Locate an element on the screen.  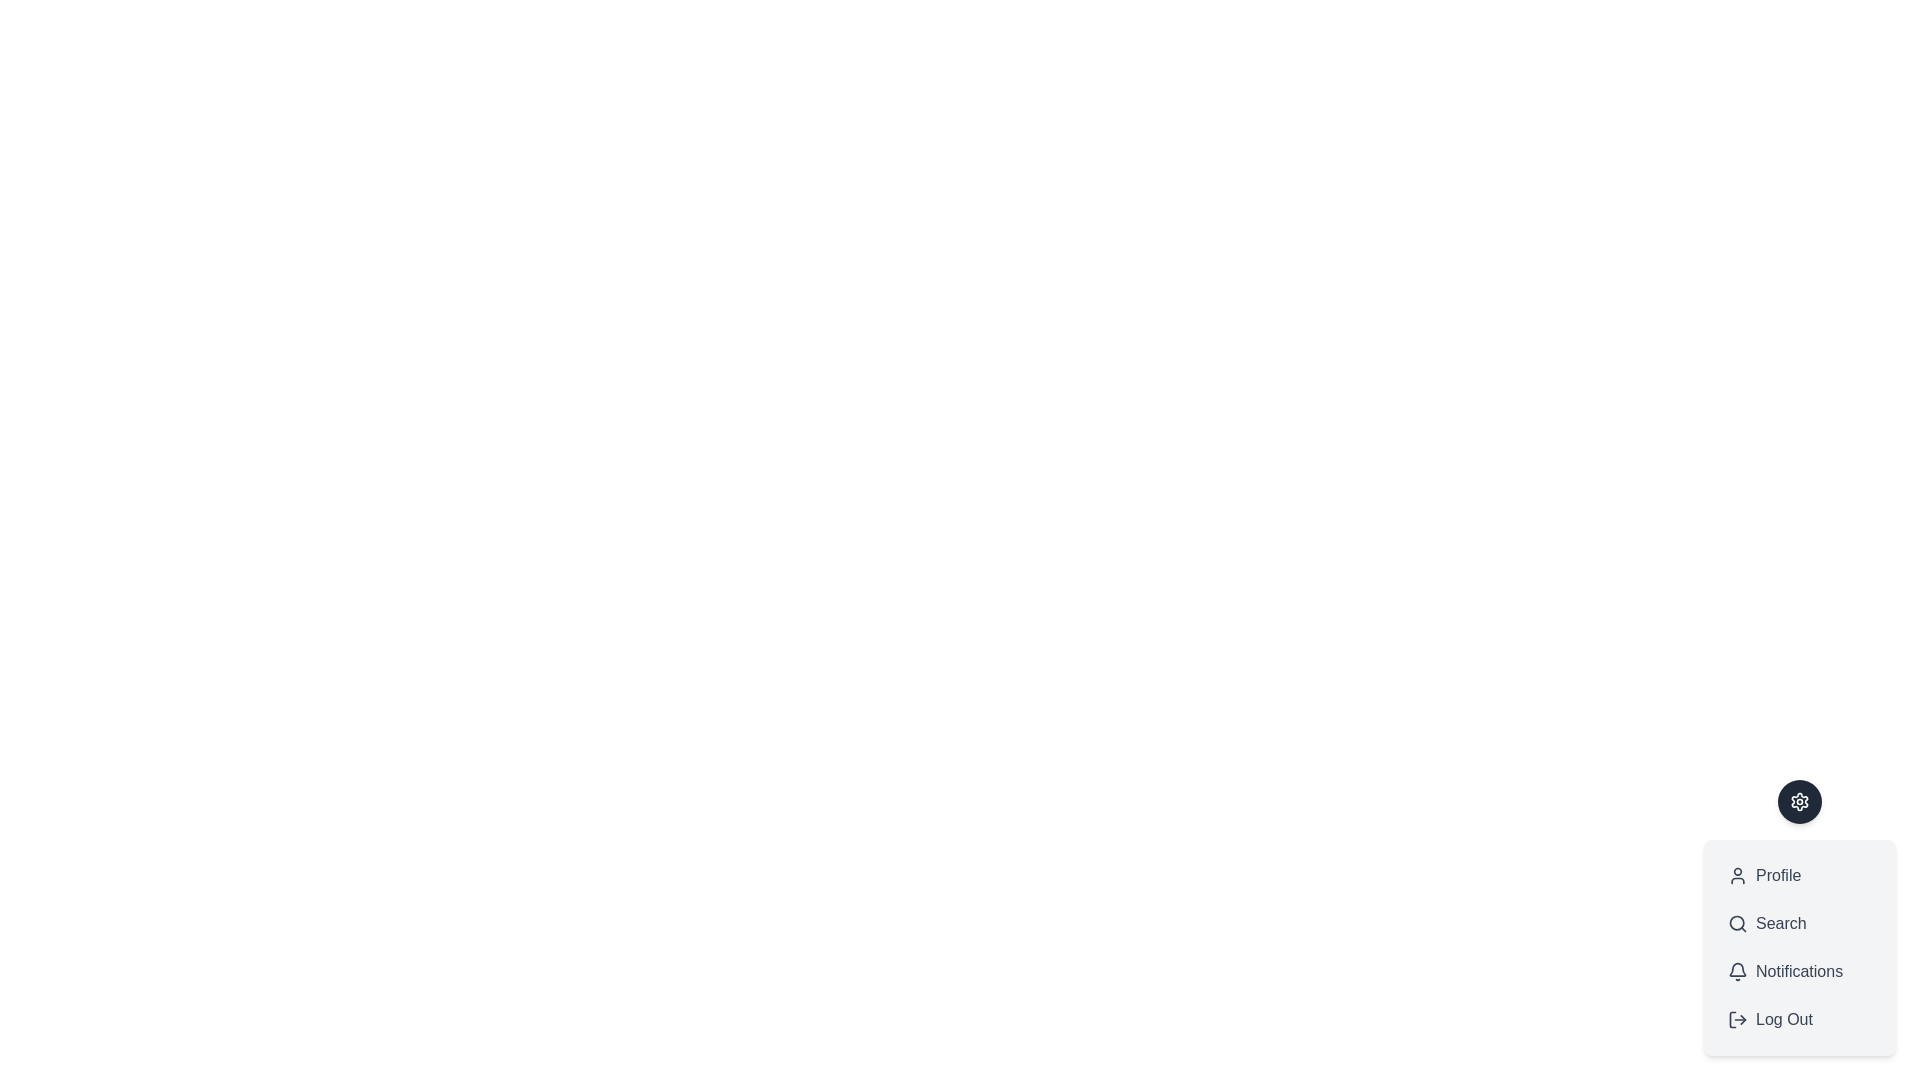
the 'Log Out' text label in the user menu interface, which is displayed in a medium, grayscale font at the bottom of the vertical menu, following 'Notifications' is located at coordinates (1784, 1019).